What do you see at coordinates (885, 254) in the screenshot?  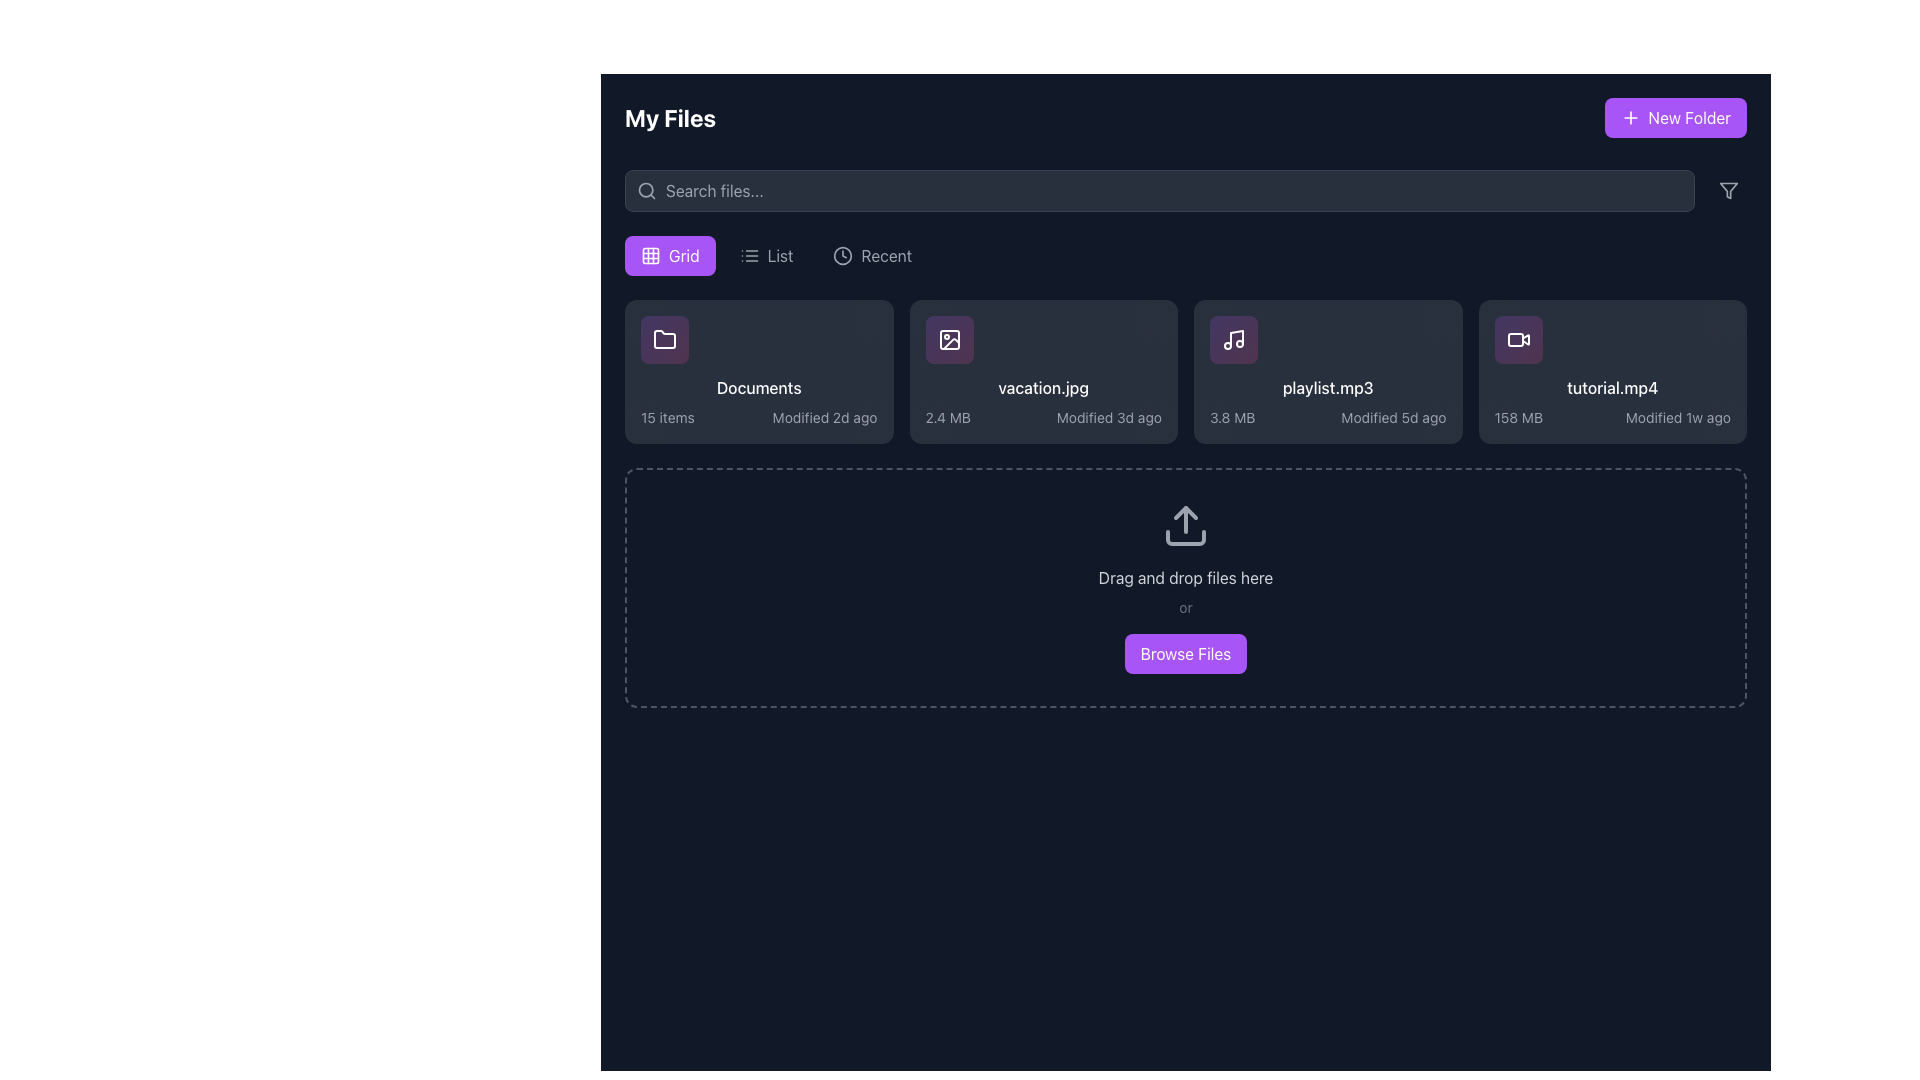 I see `the 'Recent' text label which serves as a clickable menu item to filter or organize items to show the most recently accessed files` at bounding box center [885, 254].